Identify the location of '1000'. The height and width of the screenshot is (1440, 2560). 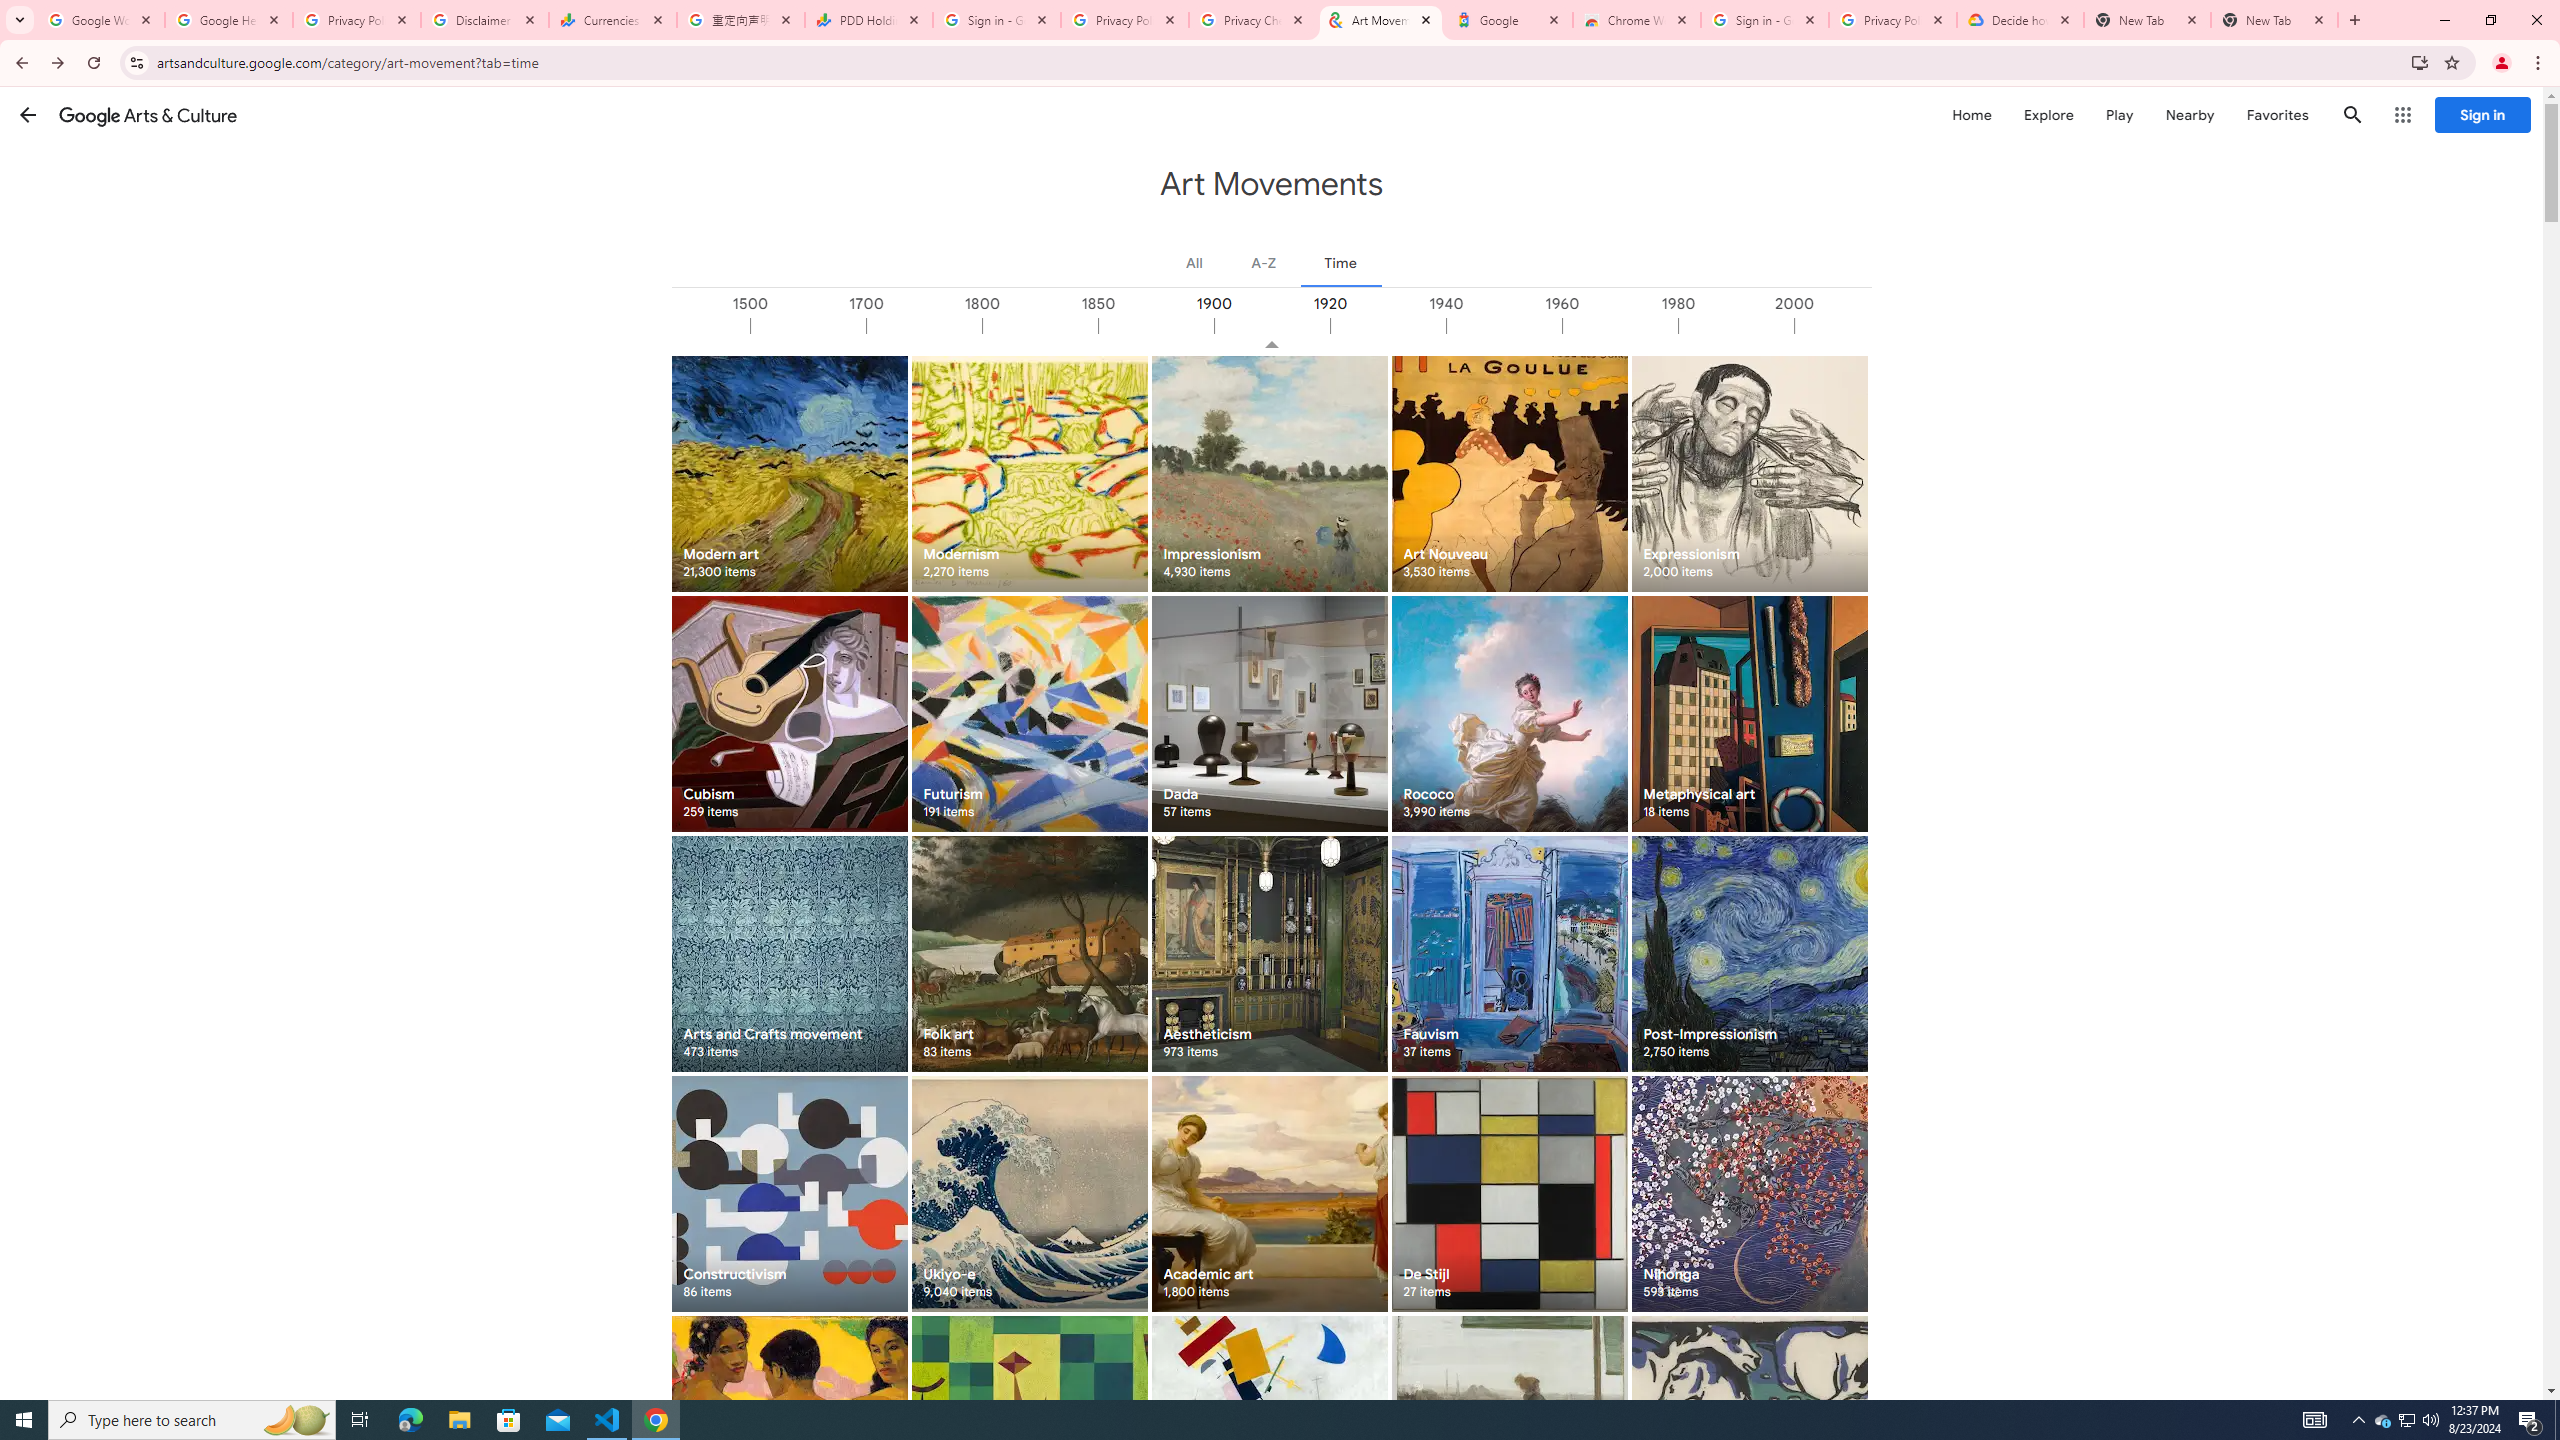
(690, 325).